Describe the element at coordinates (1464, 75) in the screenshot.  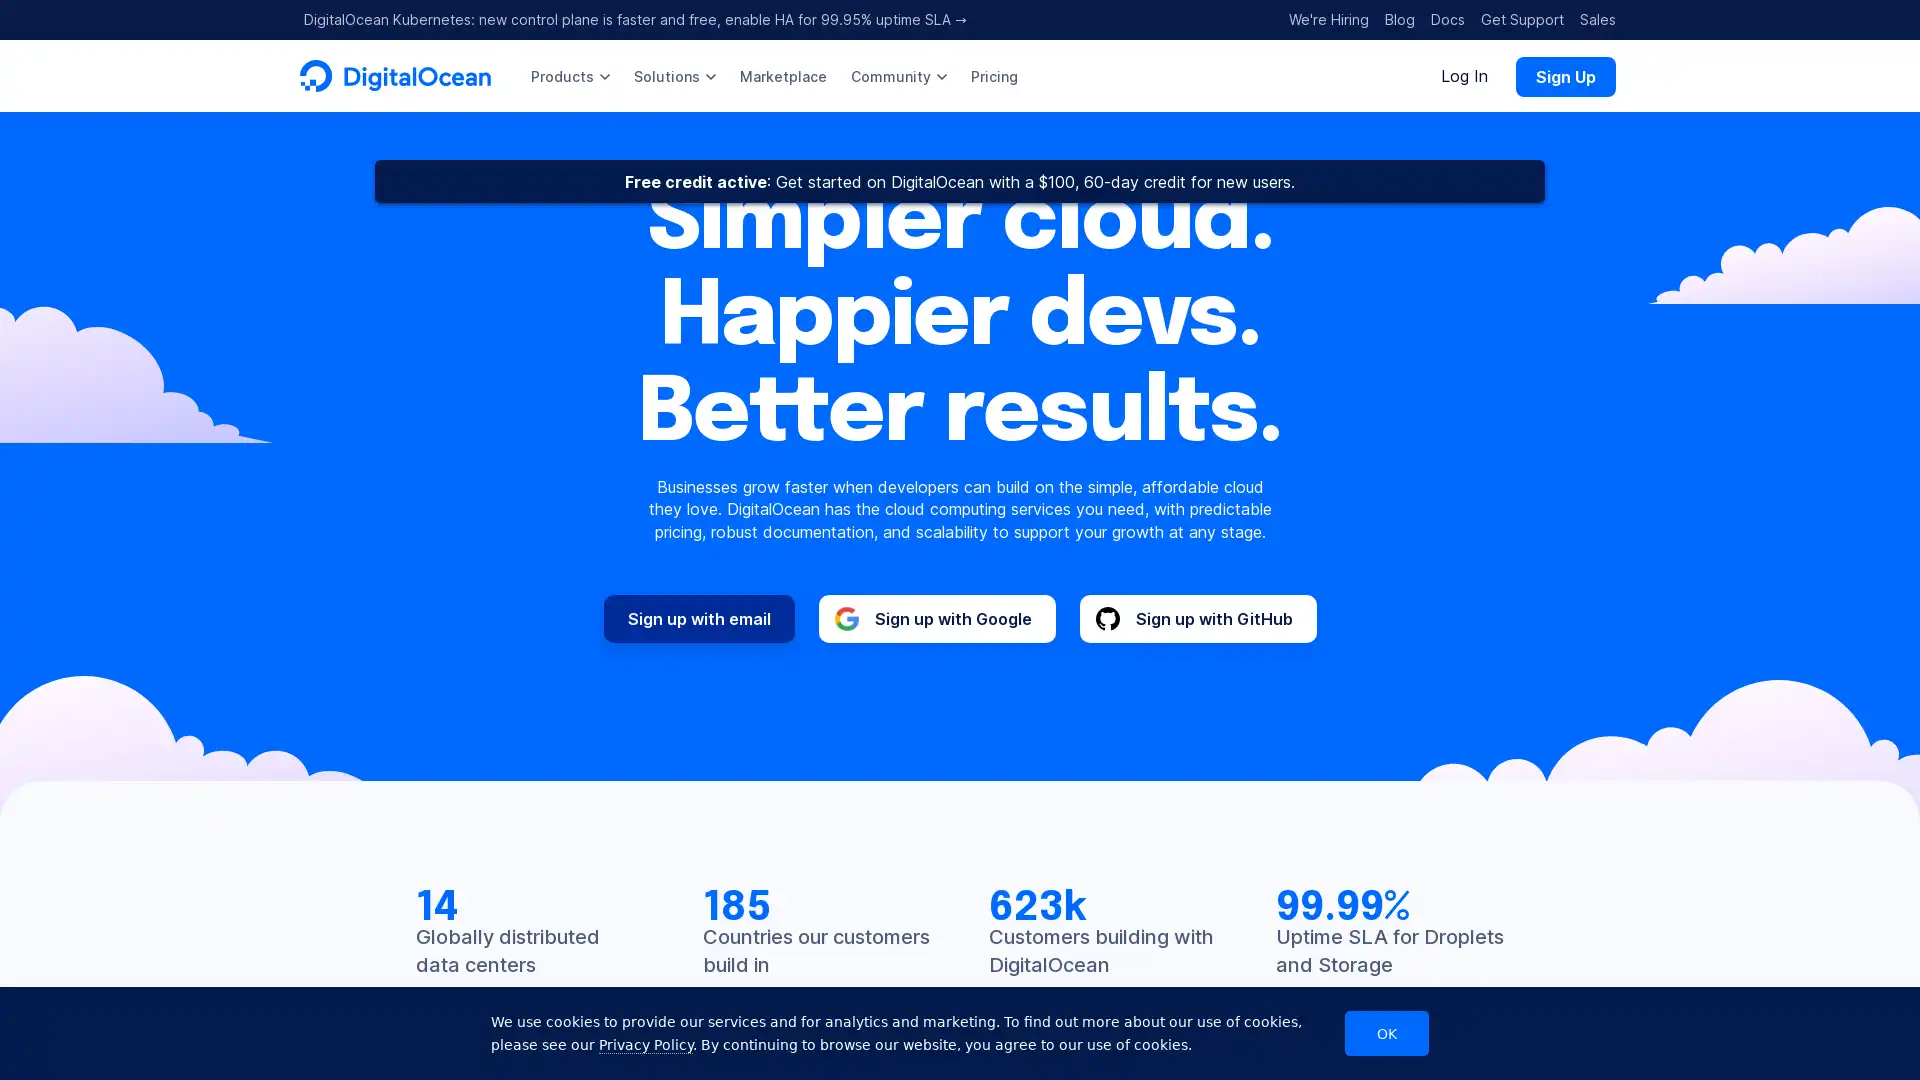
I see `Log In` at that location.